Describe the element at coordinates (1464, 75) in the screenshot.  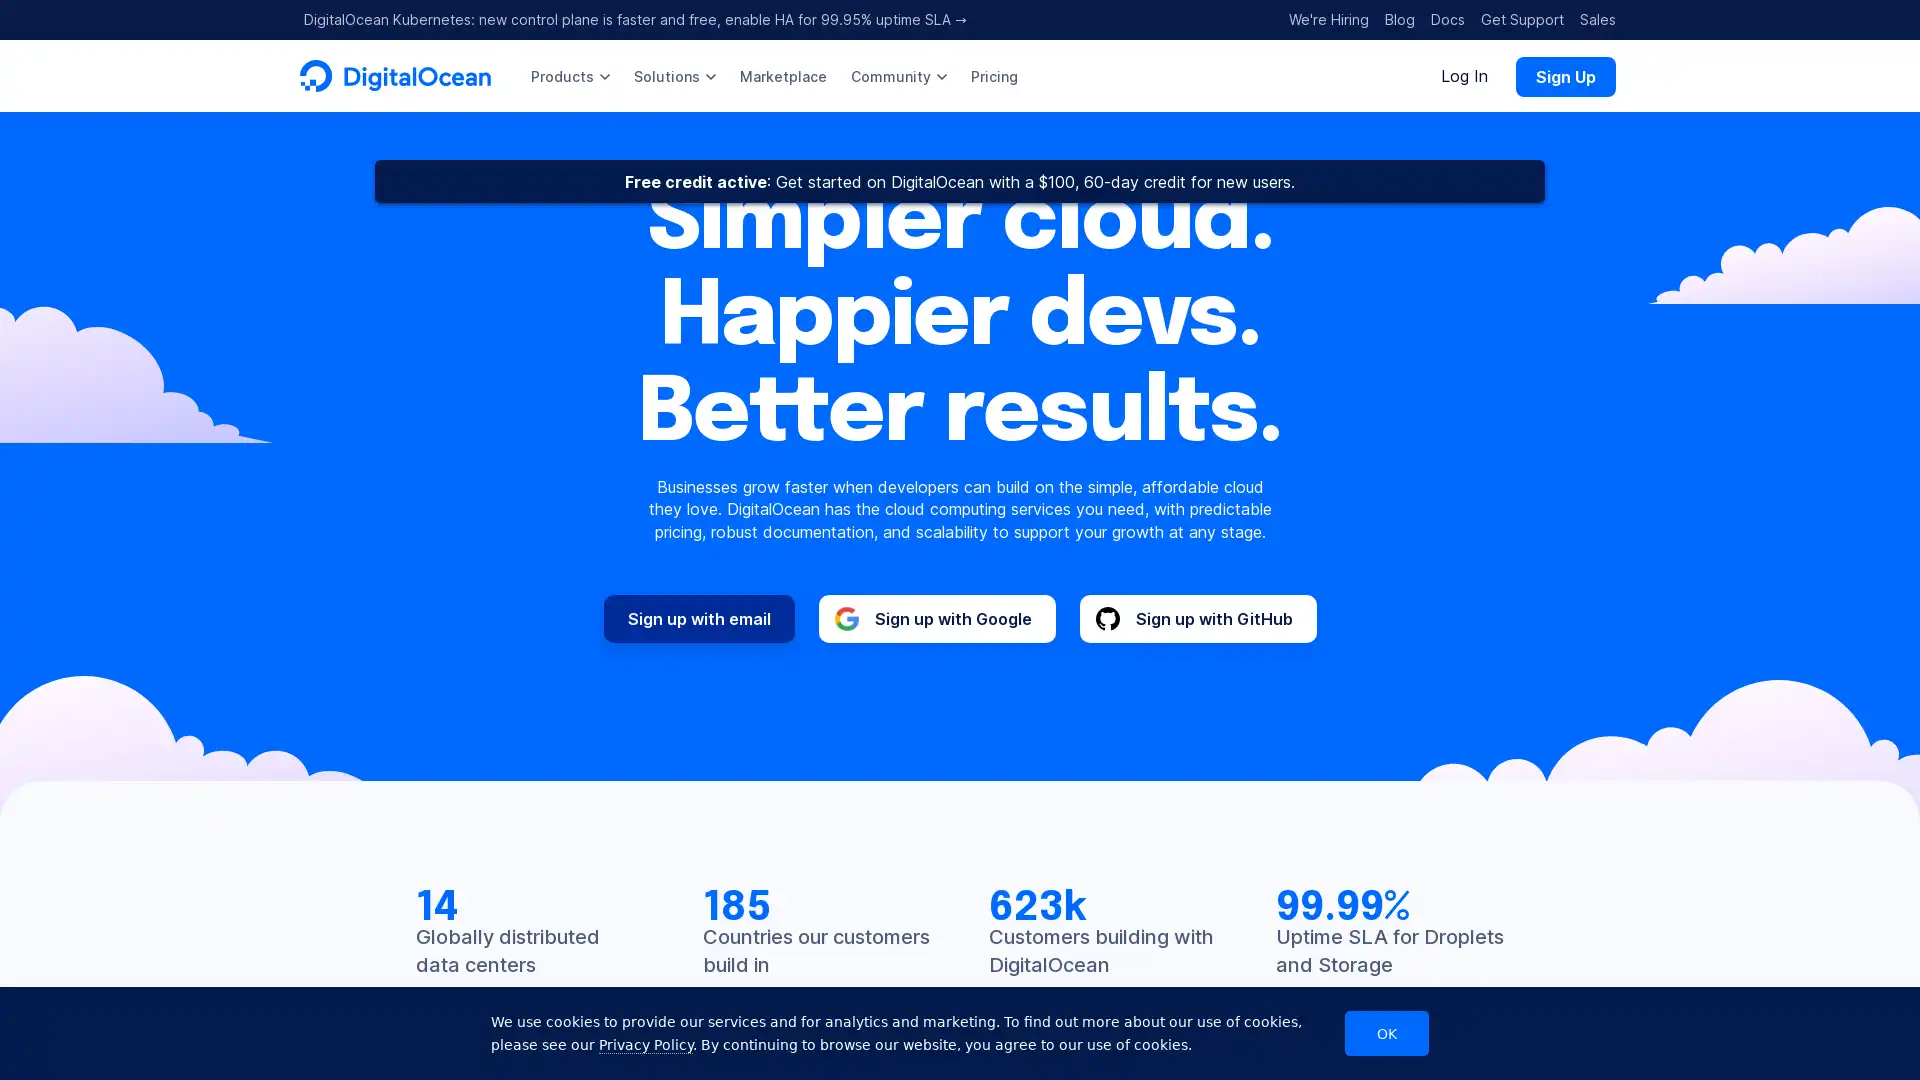
I see `Log In` at that location.